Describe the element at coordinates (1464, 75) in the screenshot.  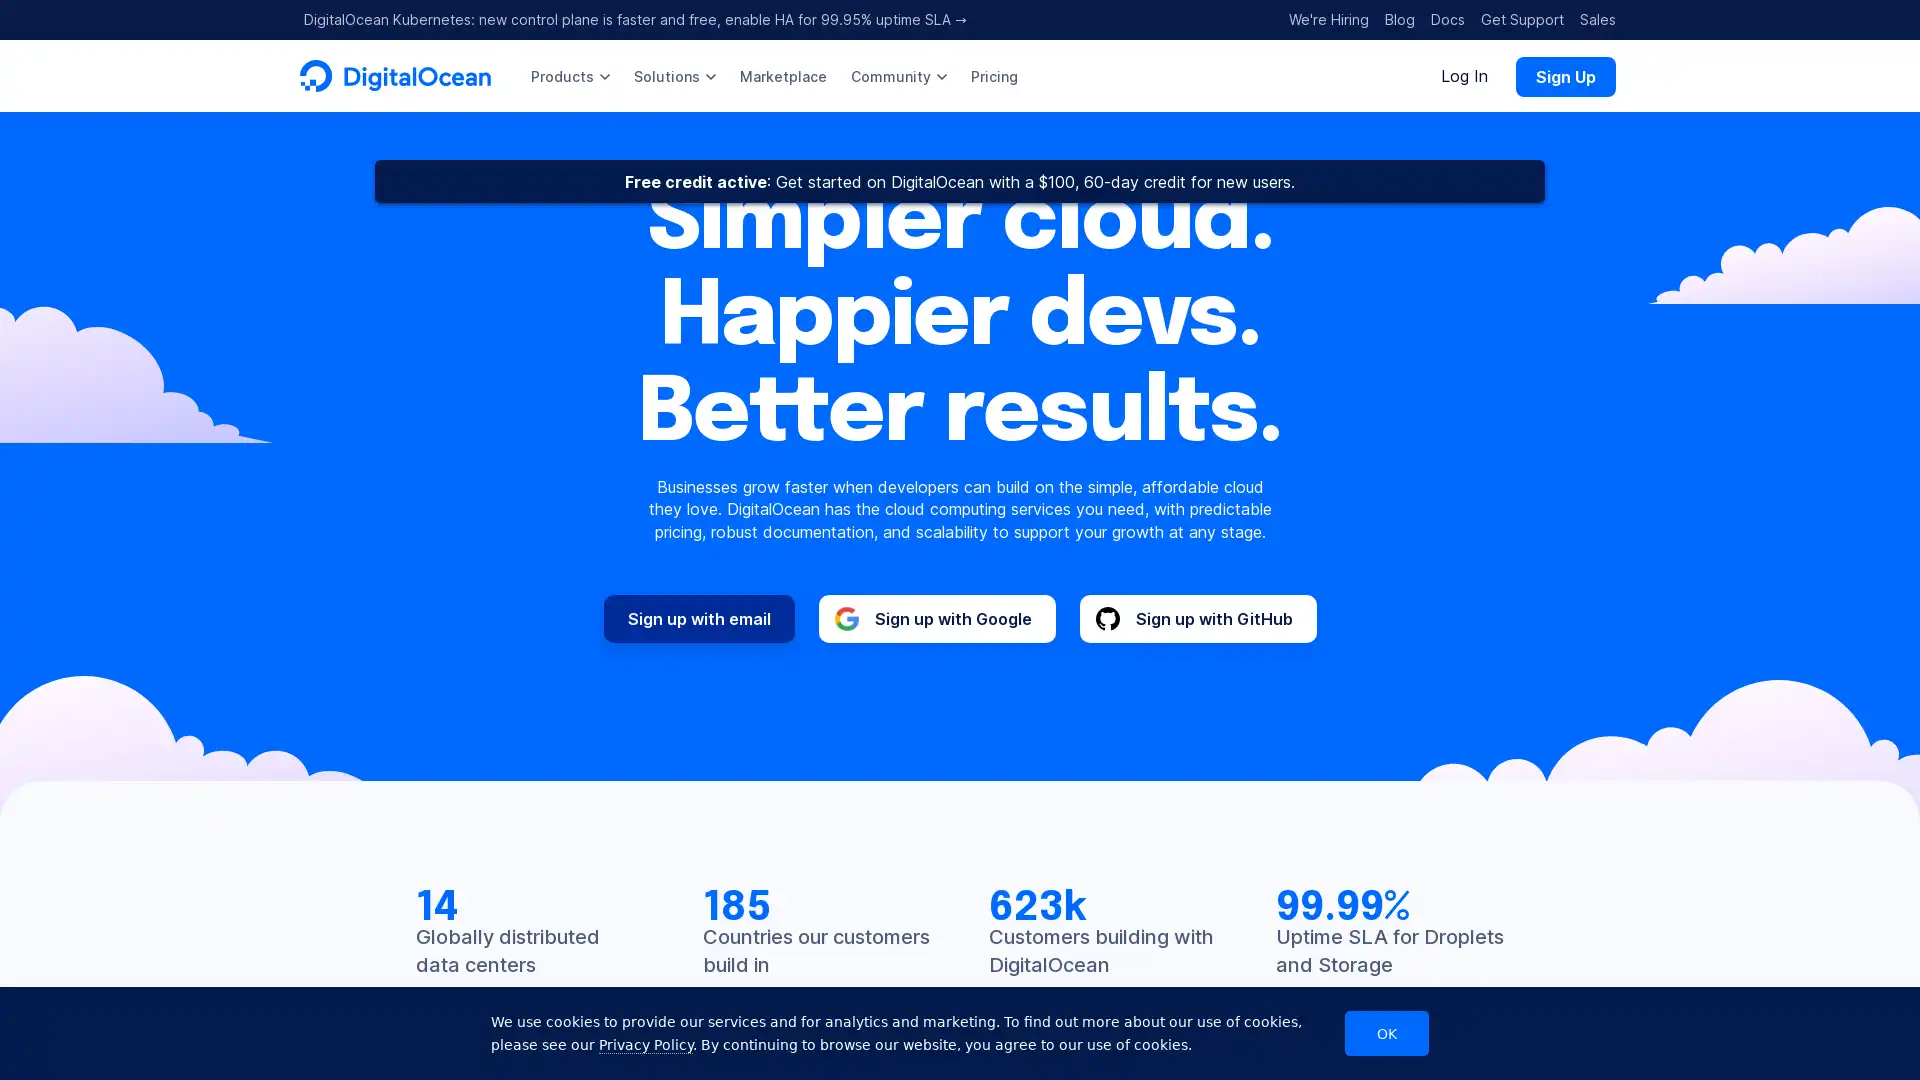
I see `Log In` at that location.